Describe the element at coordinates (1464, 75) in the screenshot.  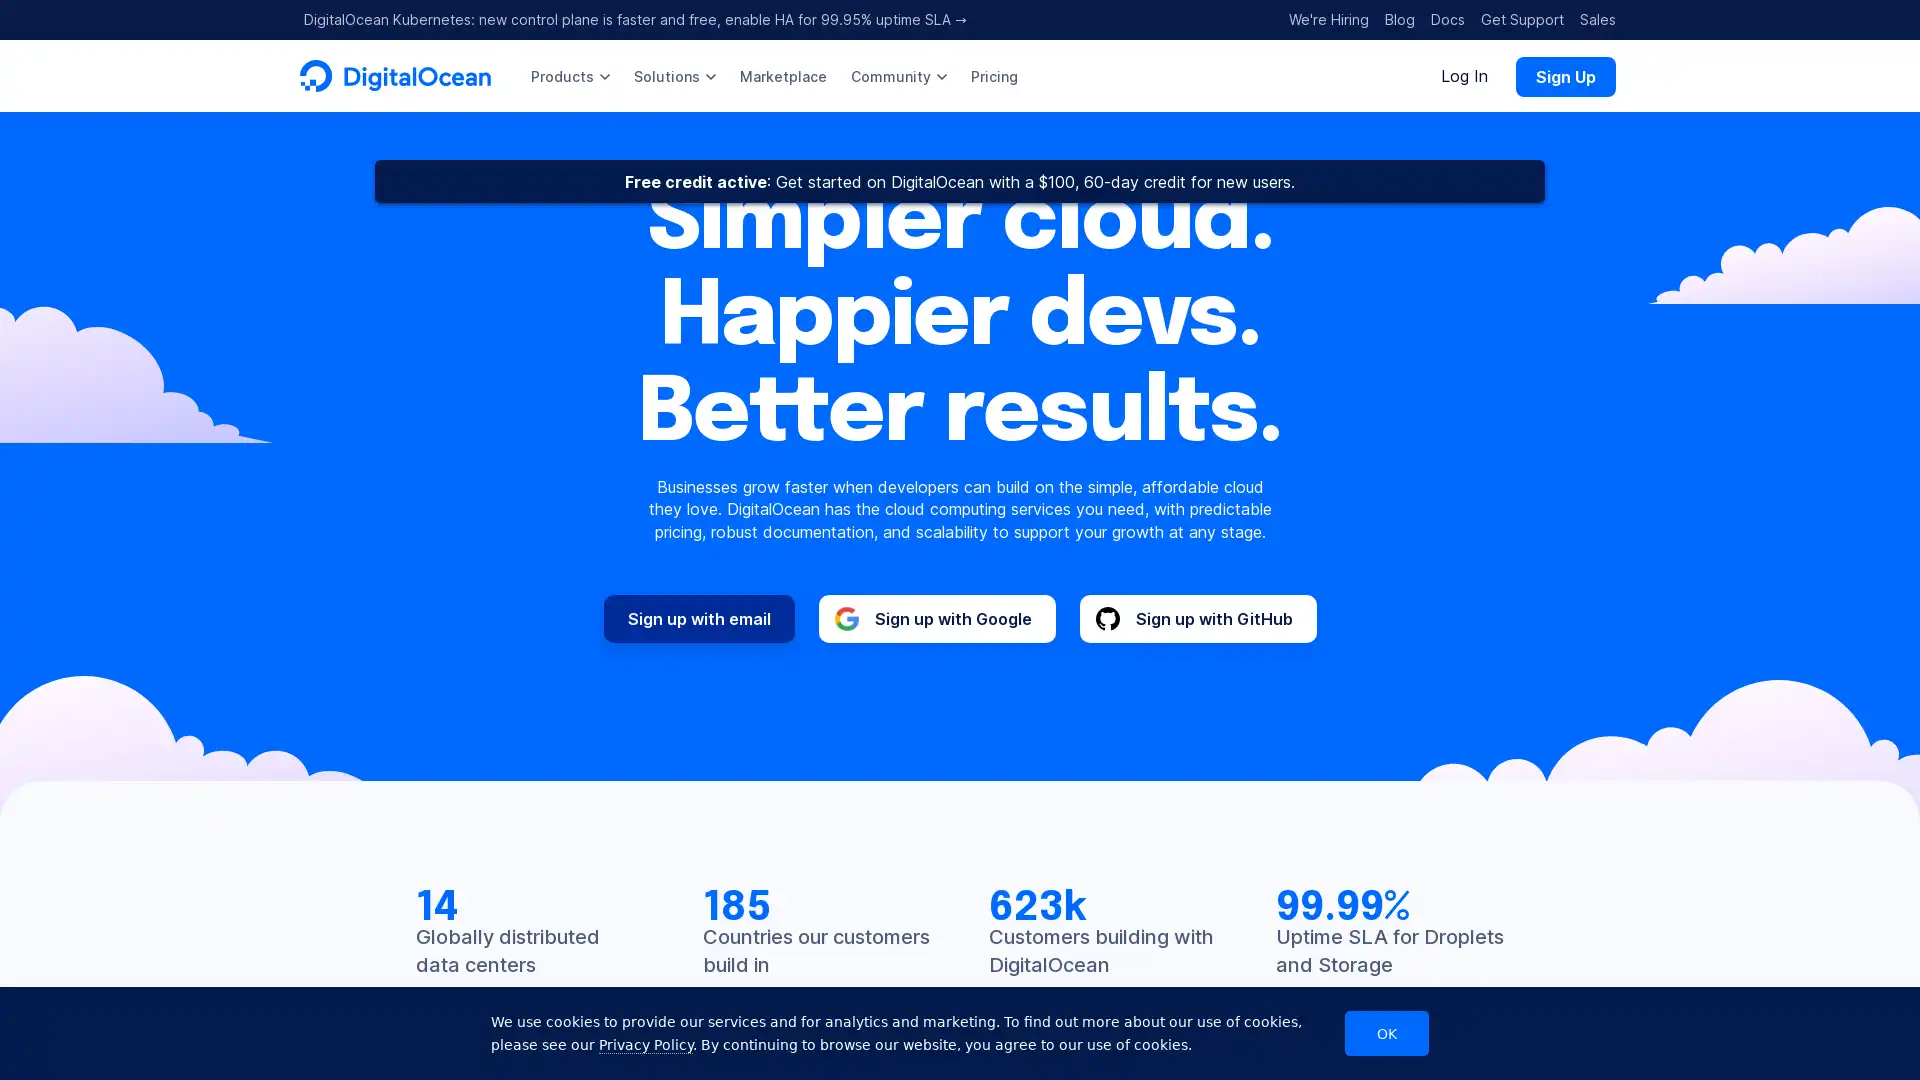
I see `Log In` at that location.